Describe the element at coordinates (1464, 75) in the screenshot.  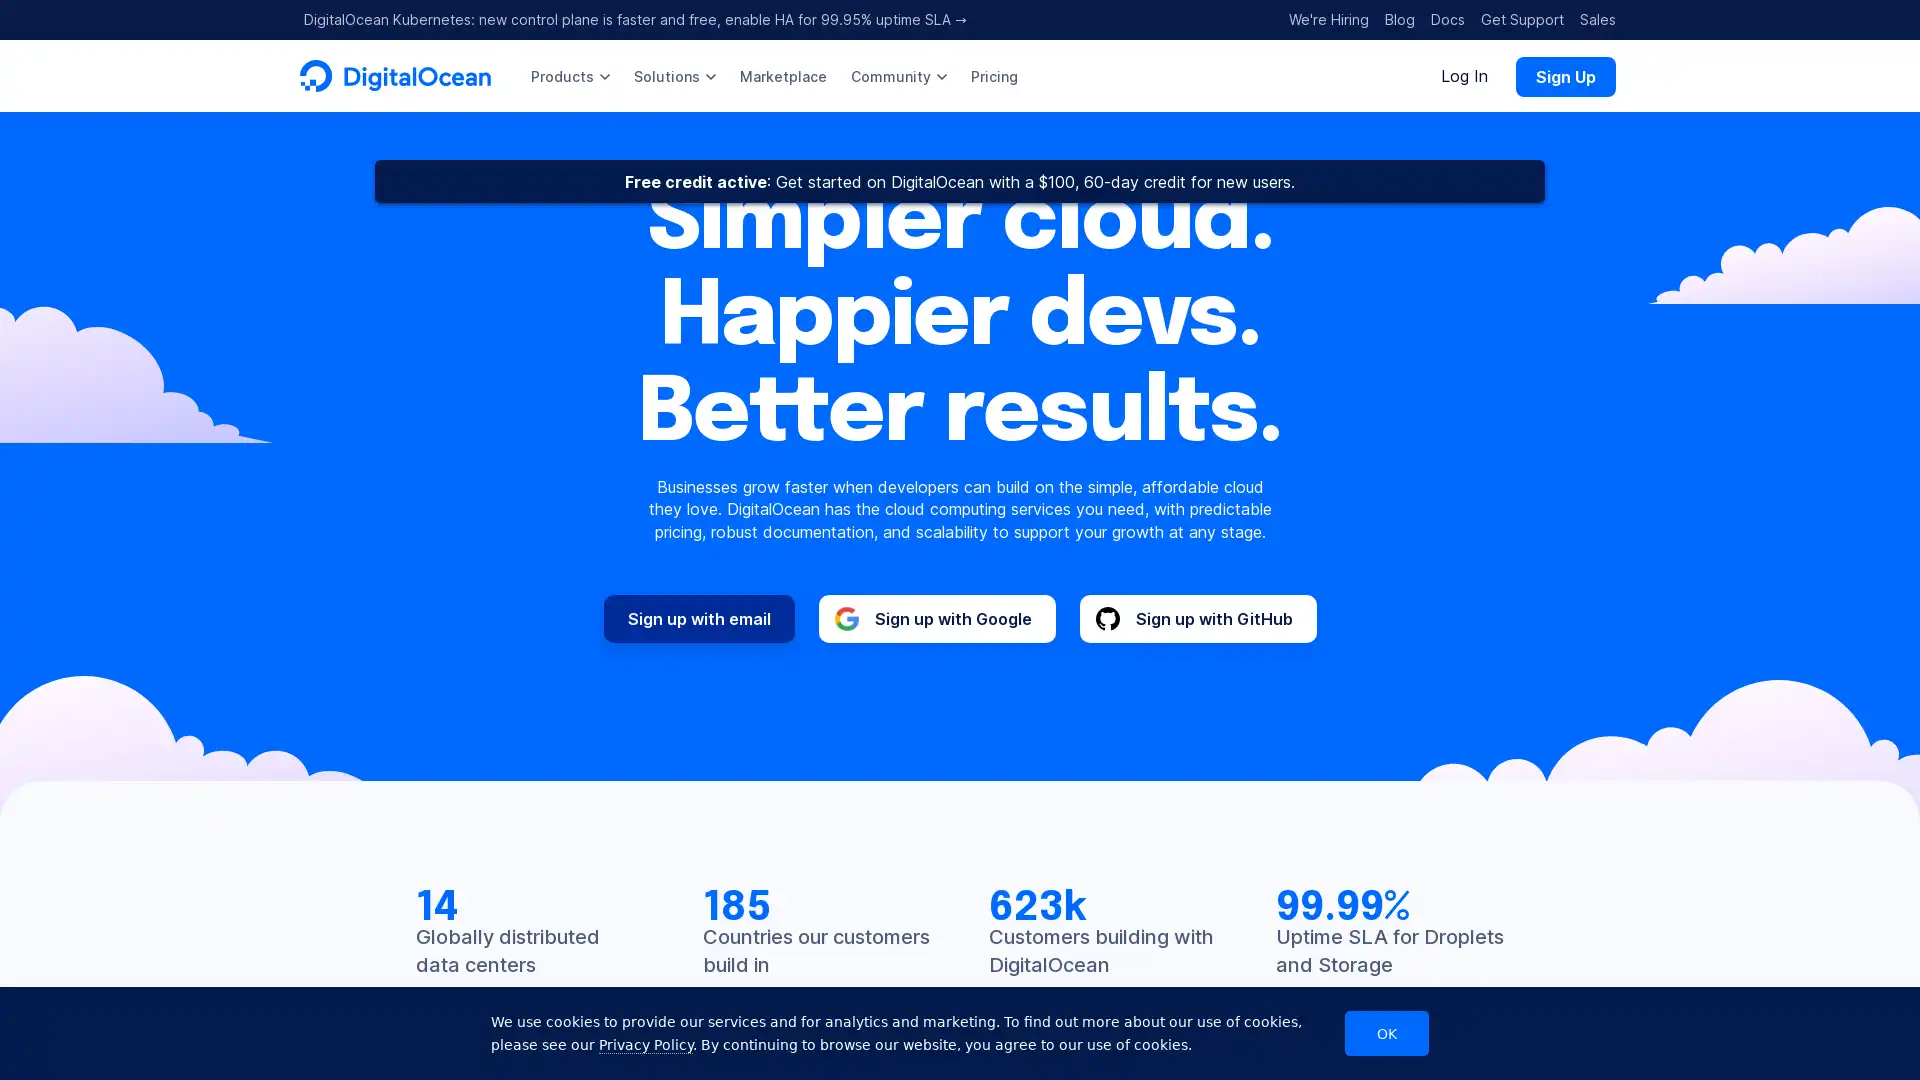
I see `Log In` at that location.